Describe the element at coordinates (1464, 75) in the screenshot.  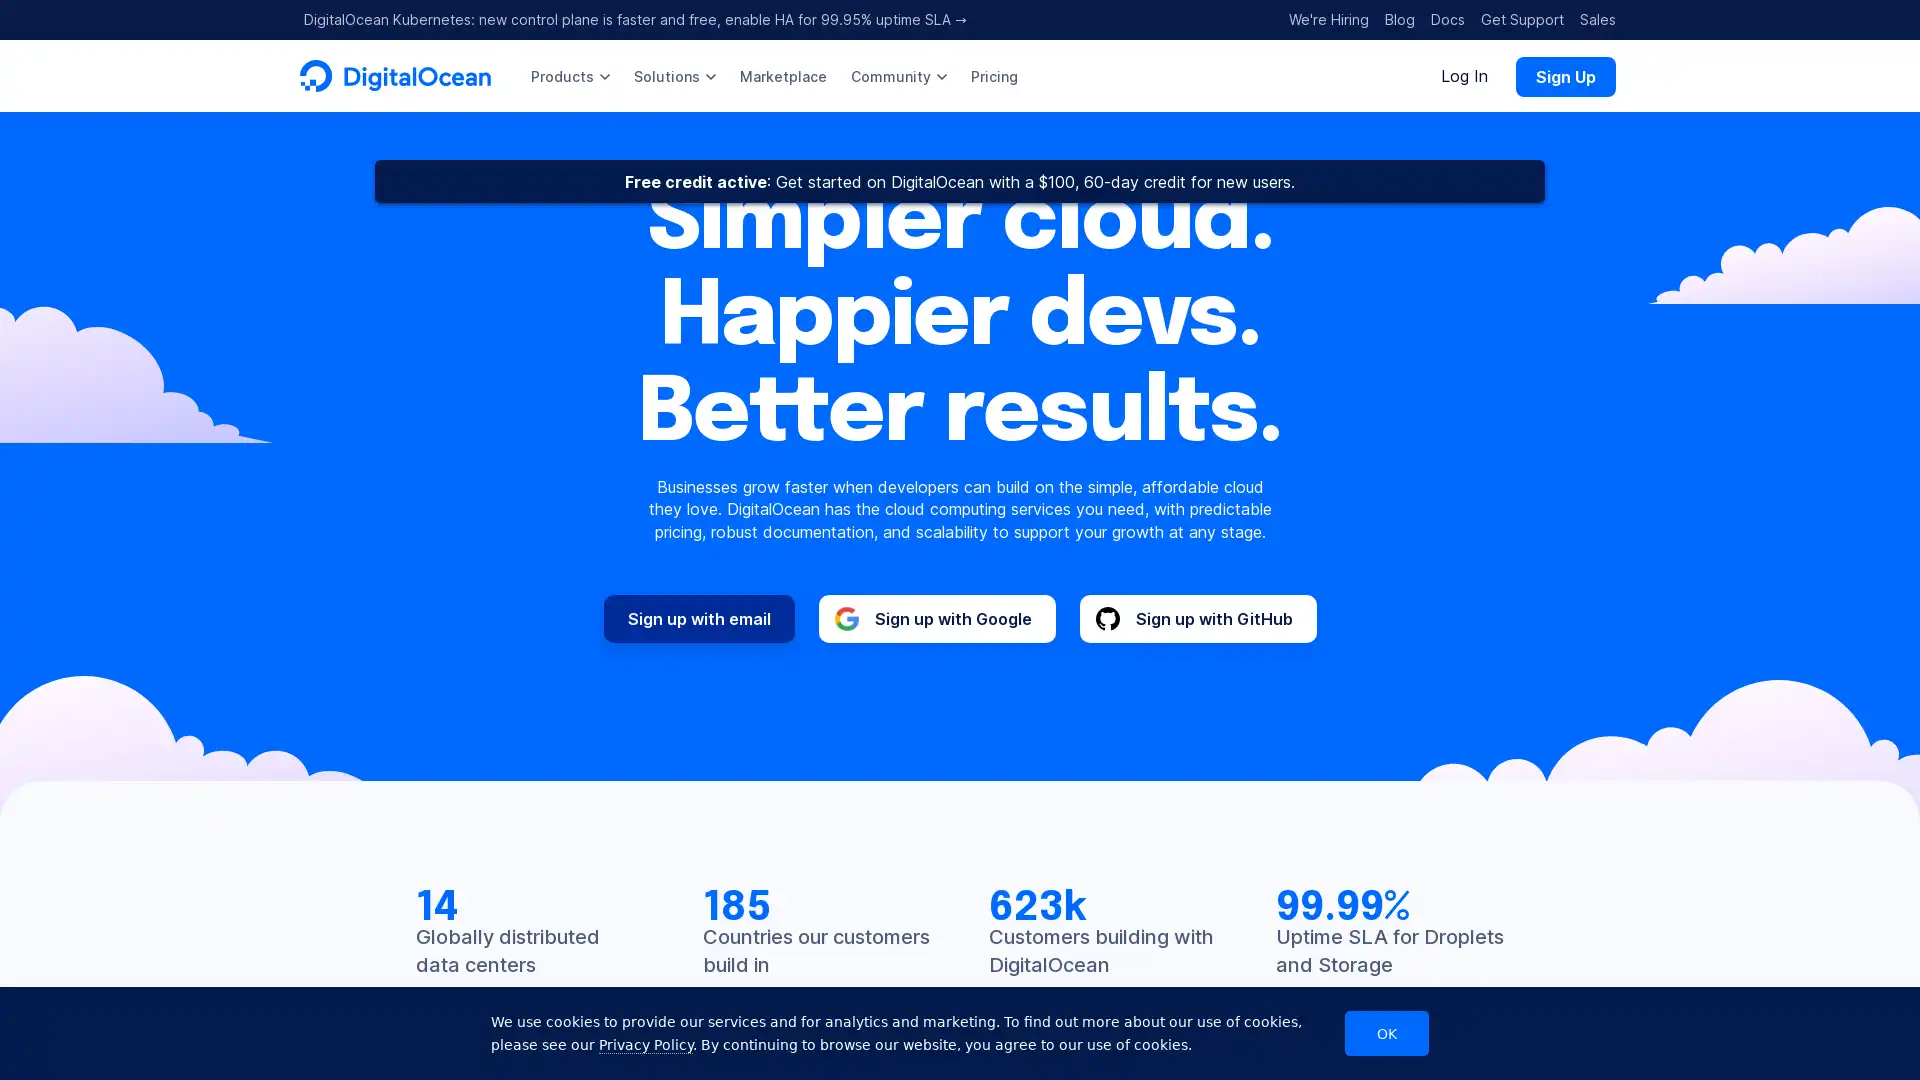
I see `Log In` at that location.